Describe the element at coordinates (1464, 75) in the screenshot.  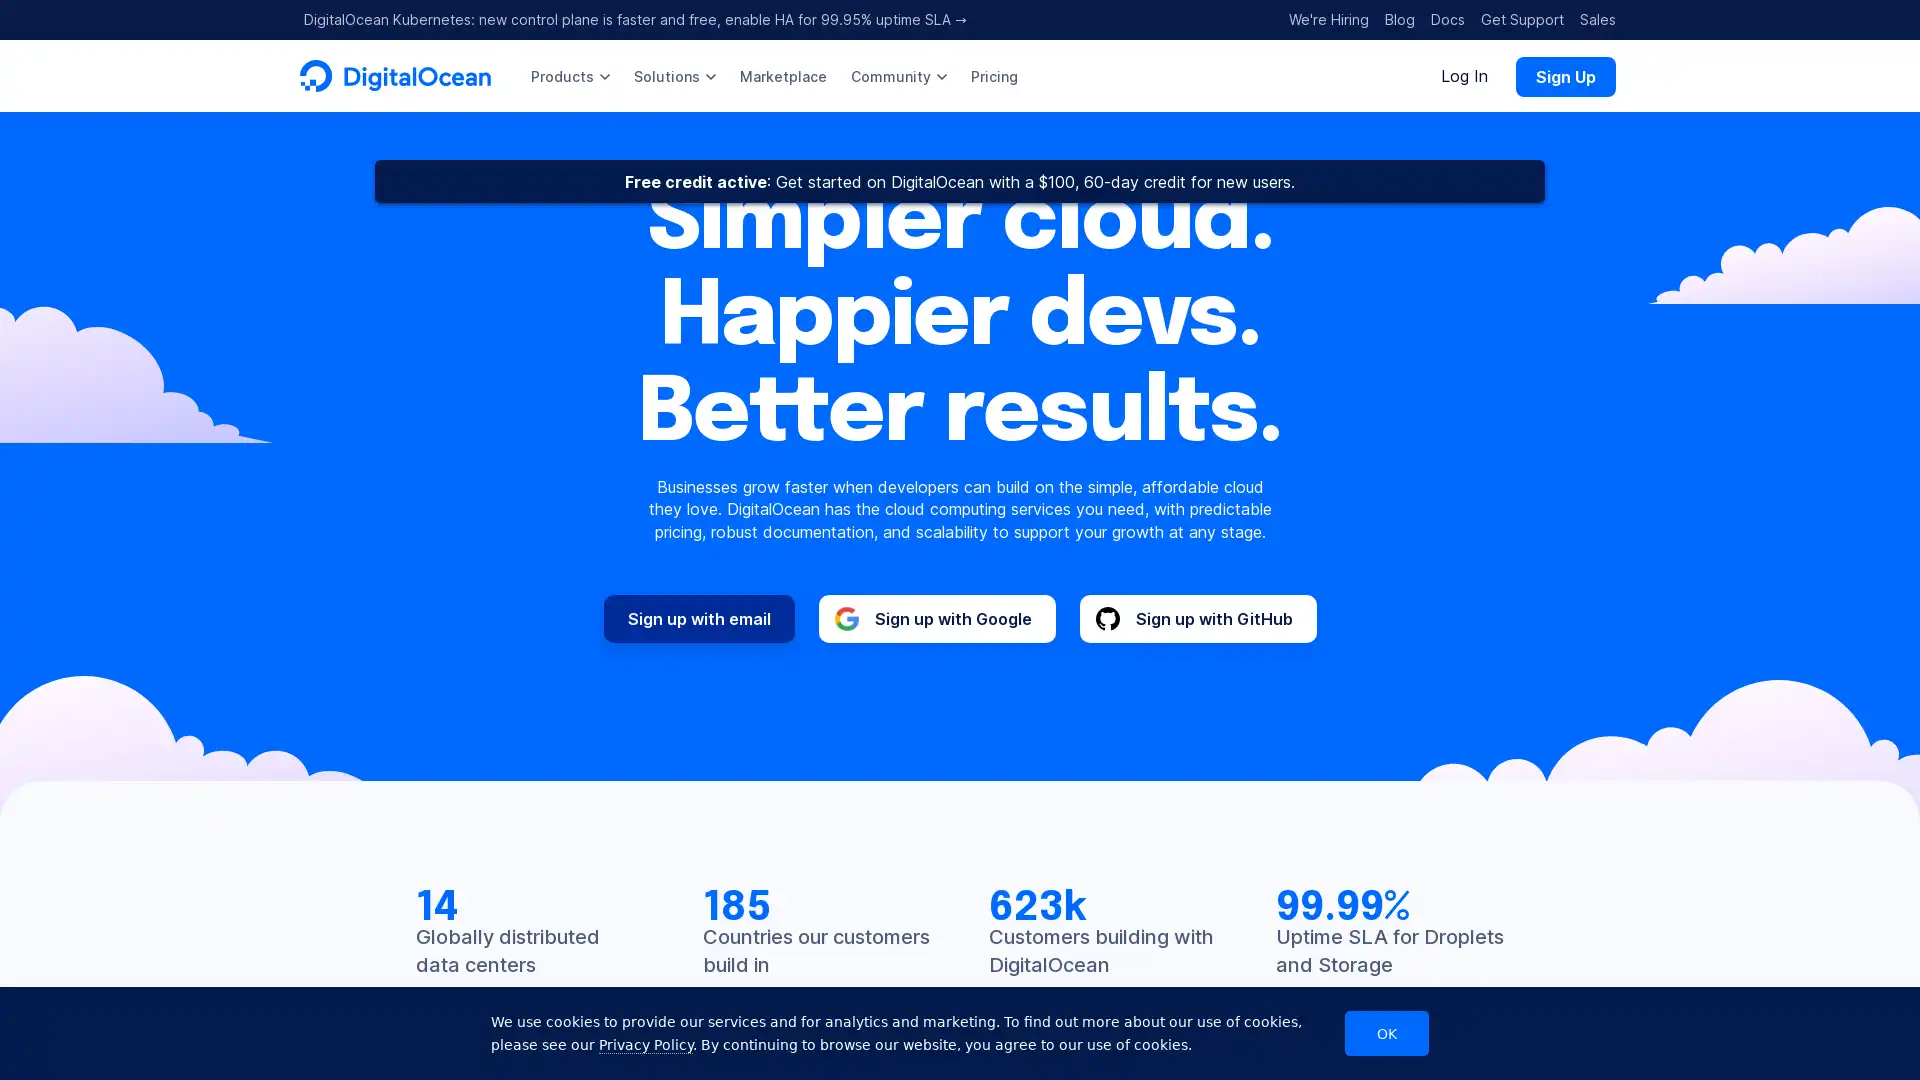
I see `Log In` at that location.